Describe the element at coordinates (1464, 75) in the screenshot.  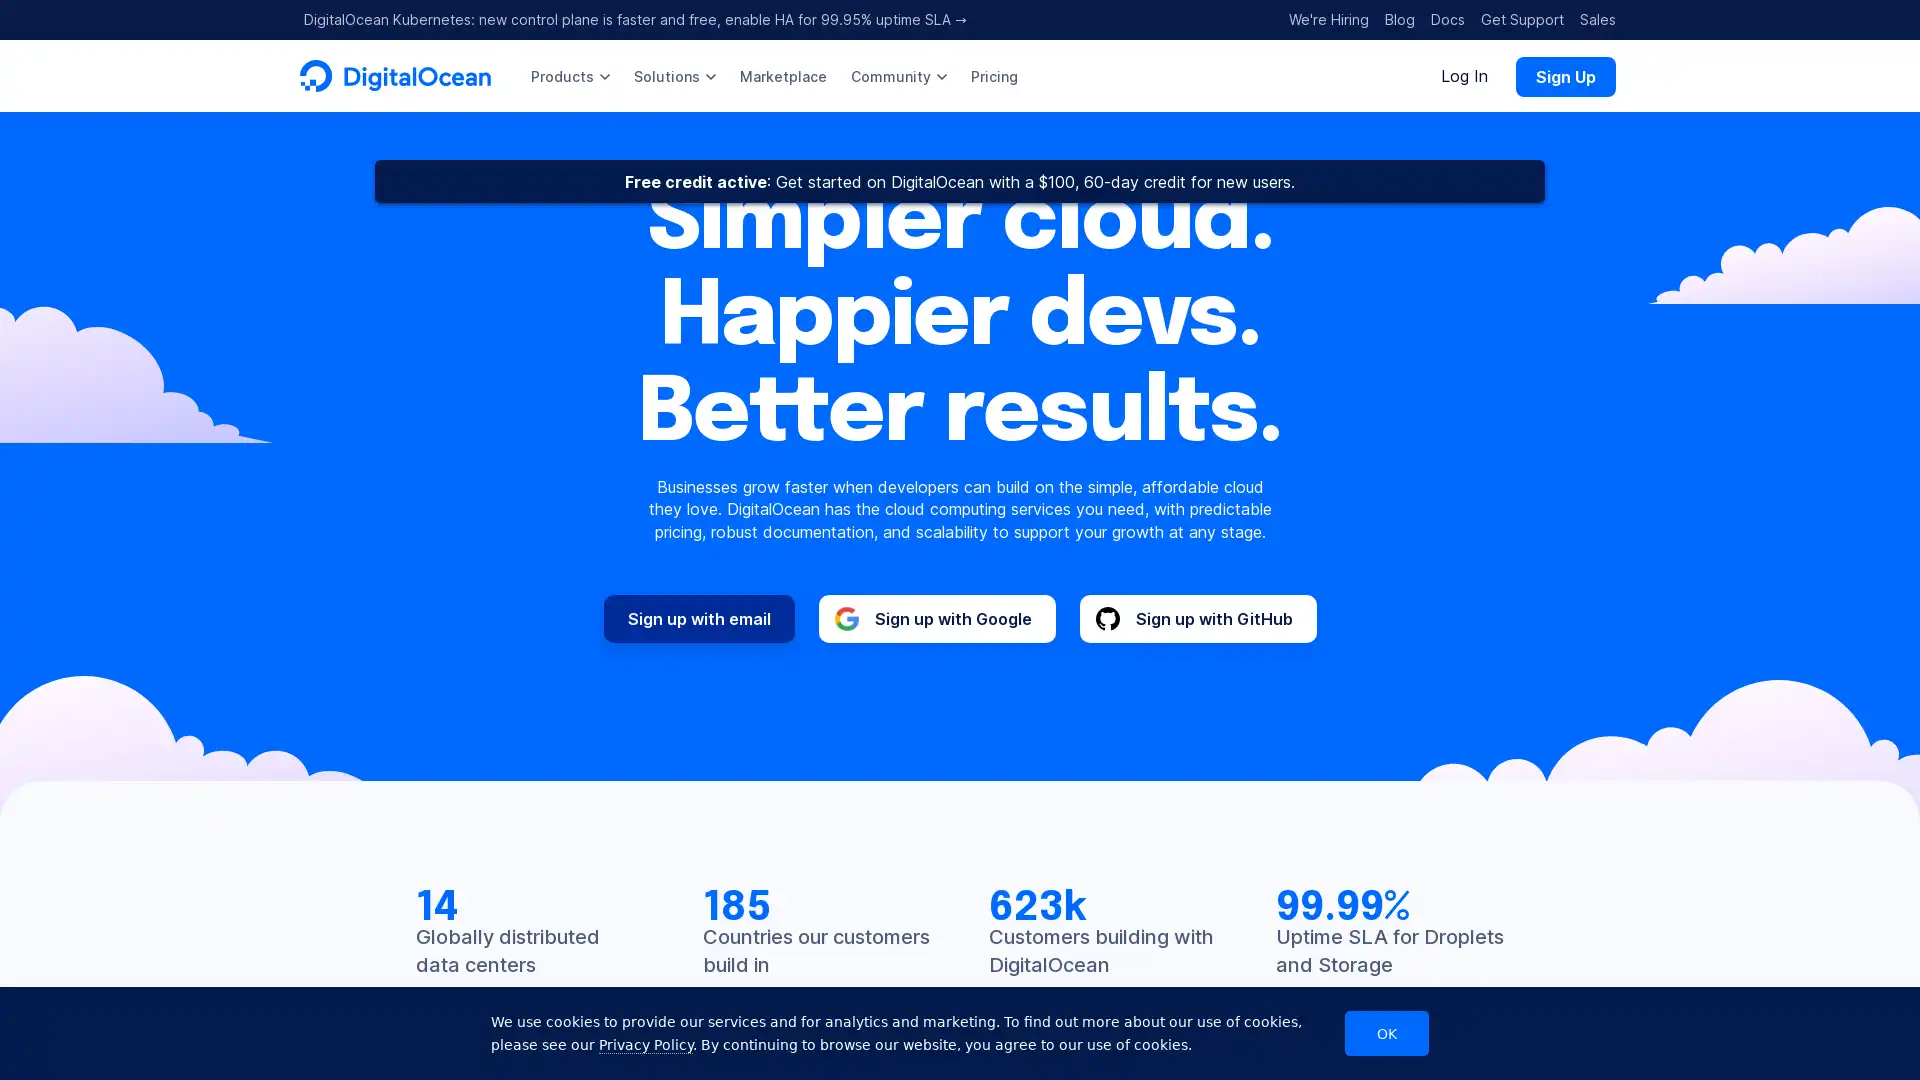
I see `Log In` at that location.